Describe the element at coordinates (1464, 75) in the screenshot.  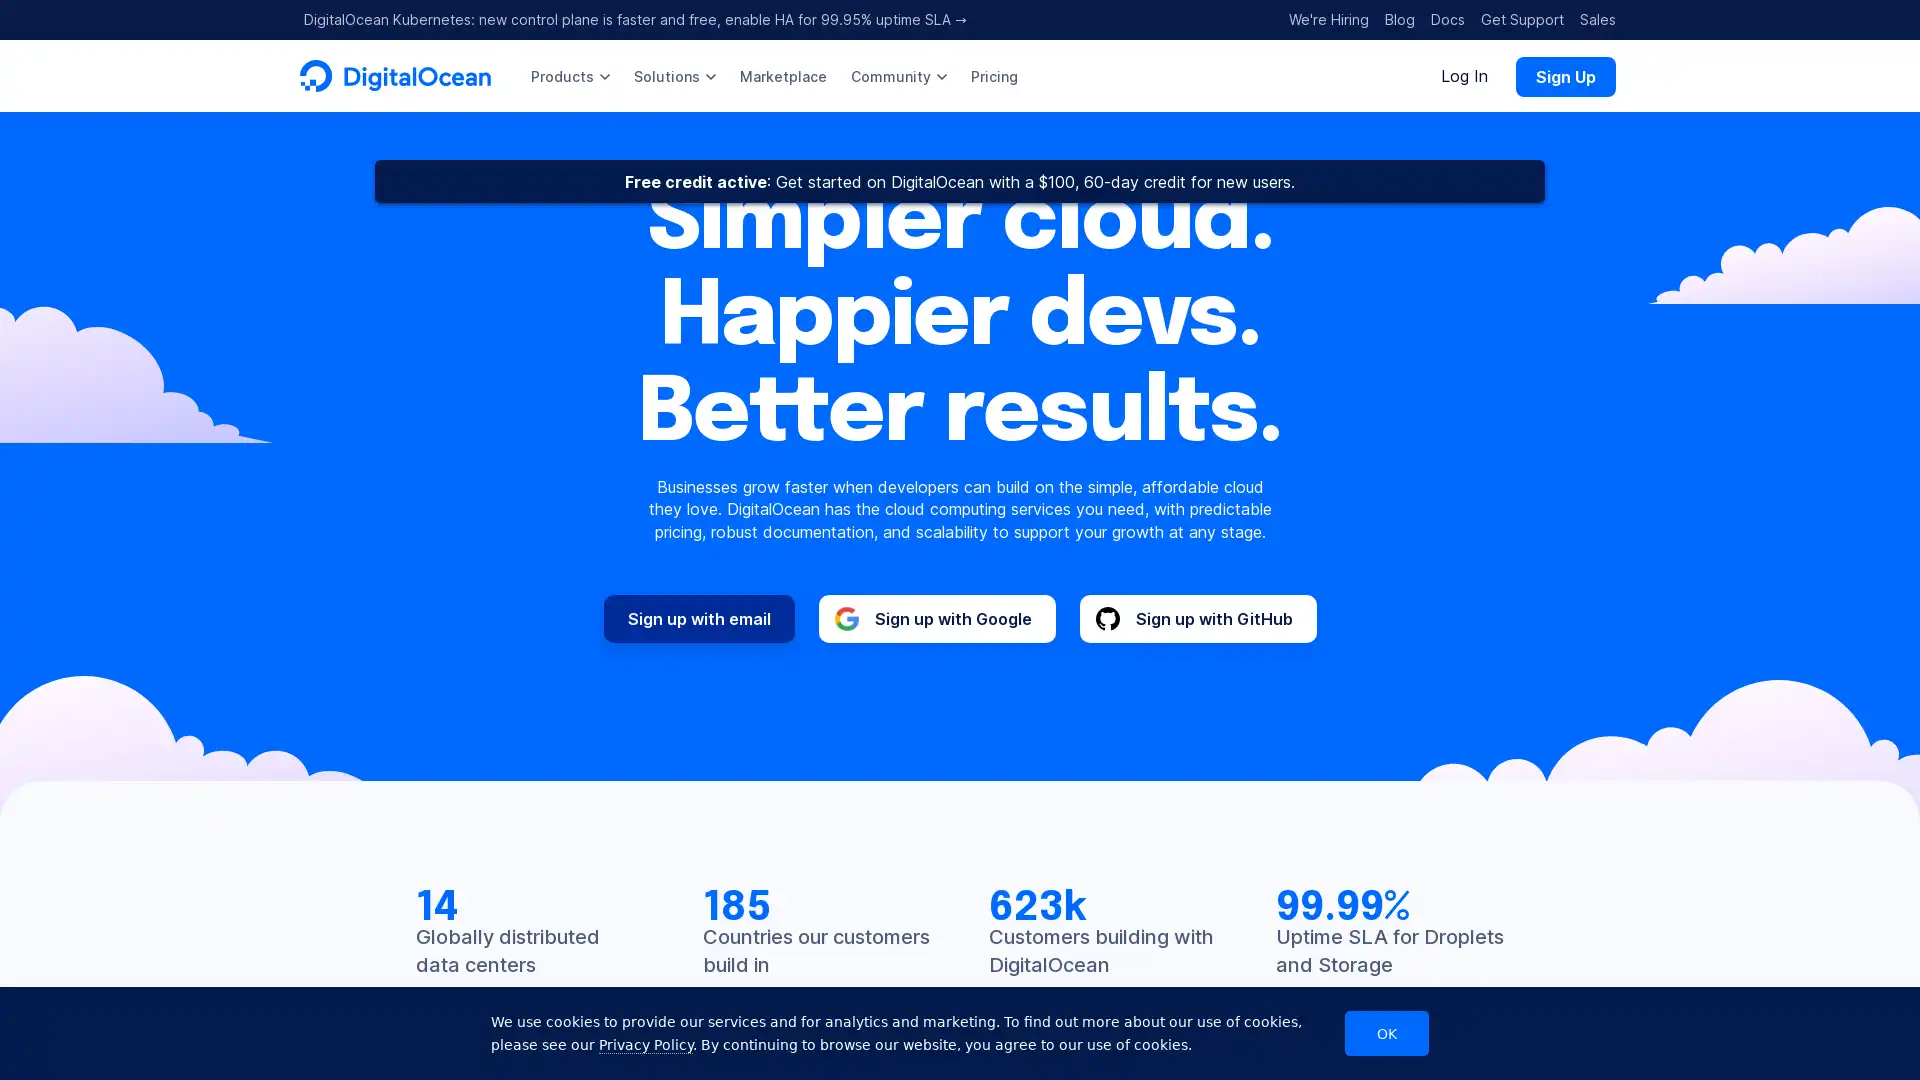
I see `Log In` at that location.